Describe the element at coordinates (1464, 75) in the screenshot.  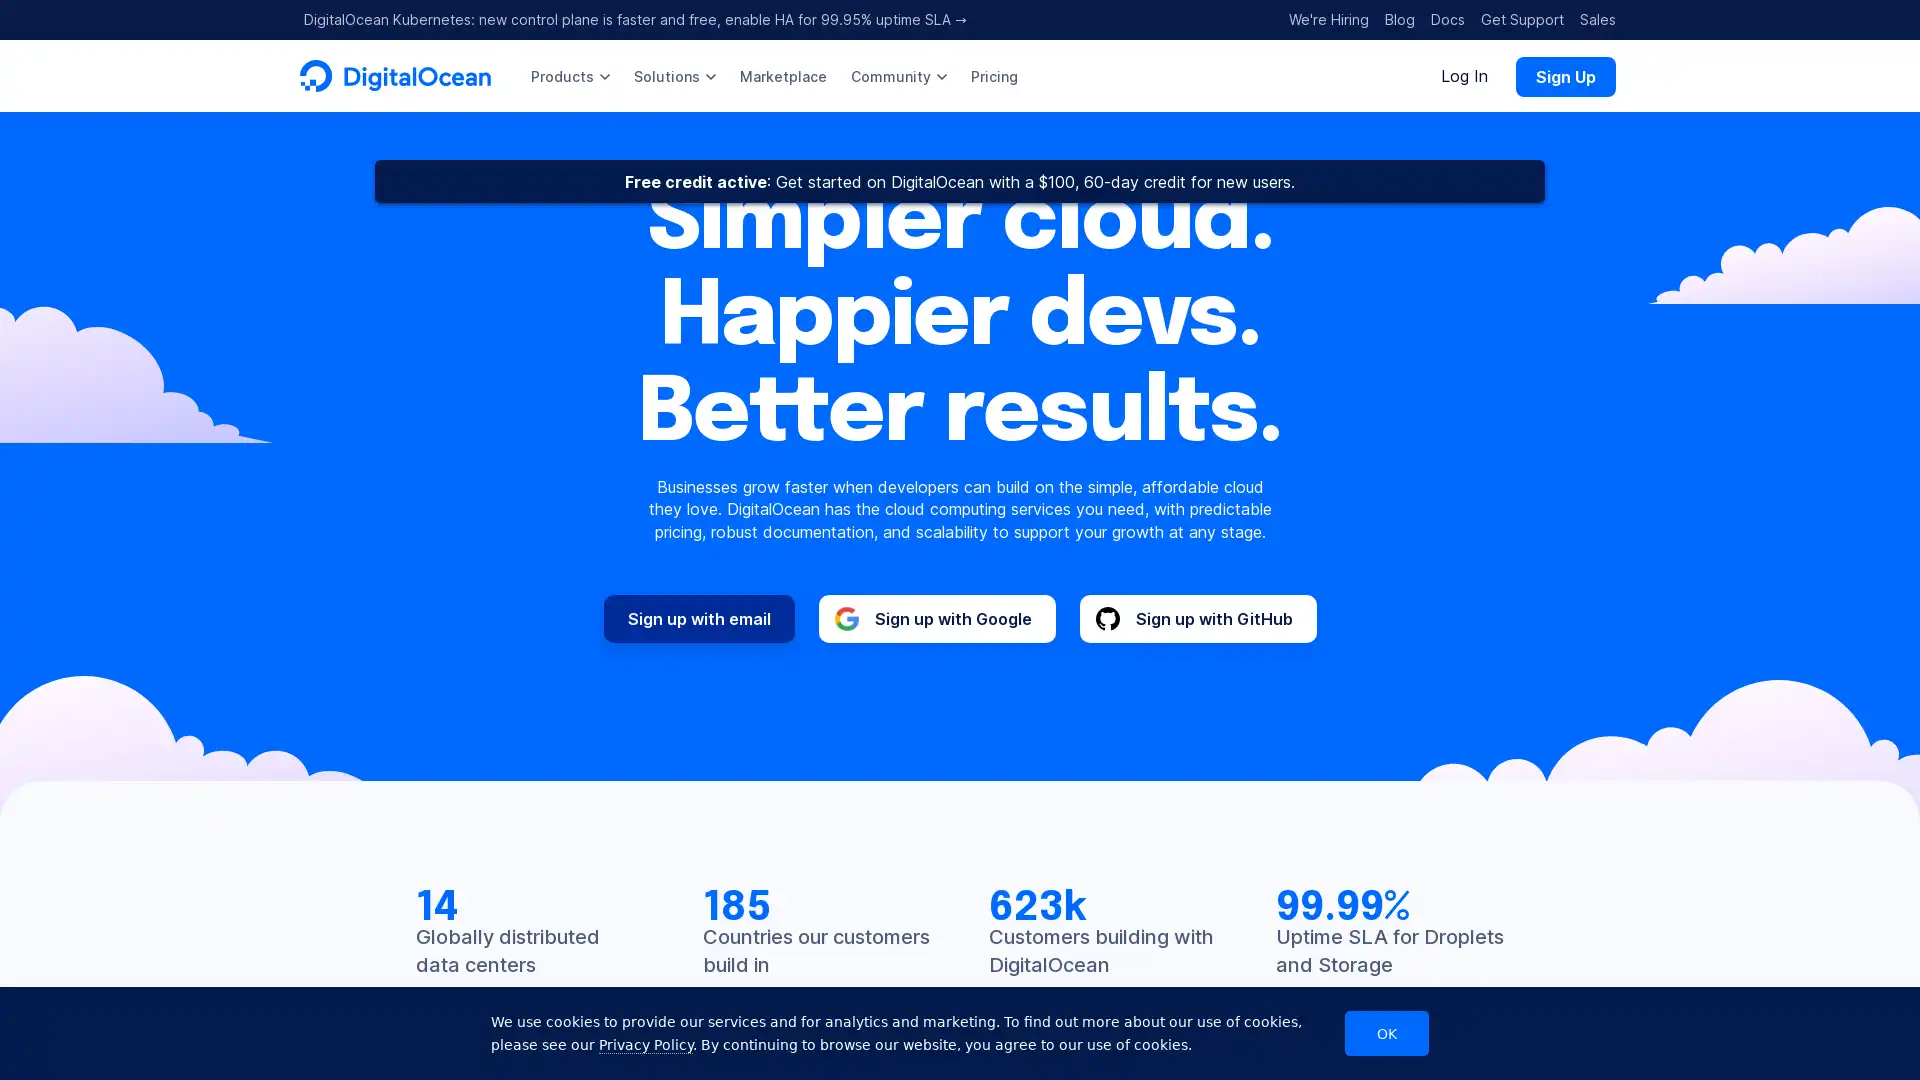
I see `Log In` at that location.